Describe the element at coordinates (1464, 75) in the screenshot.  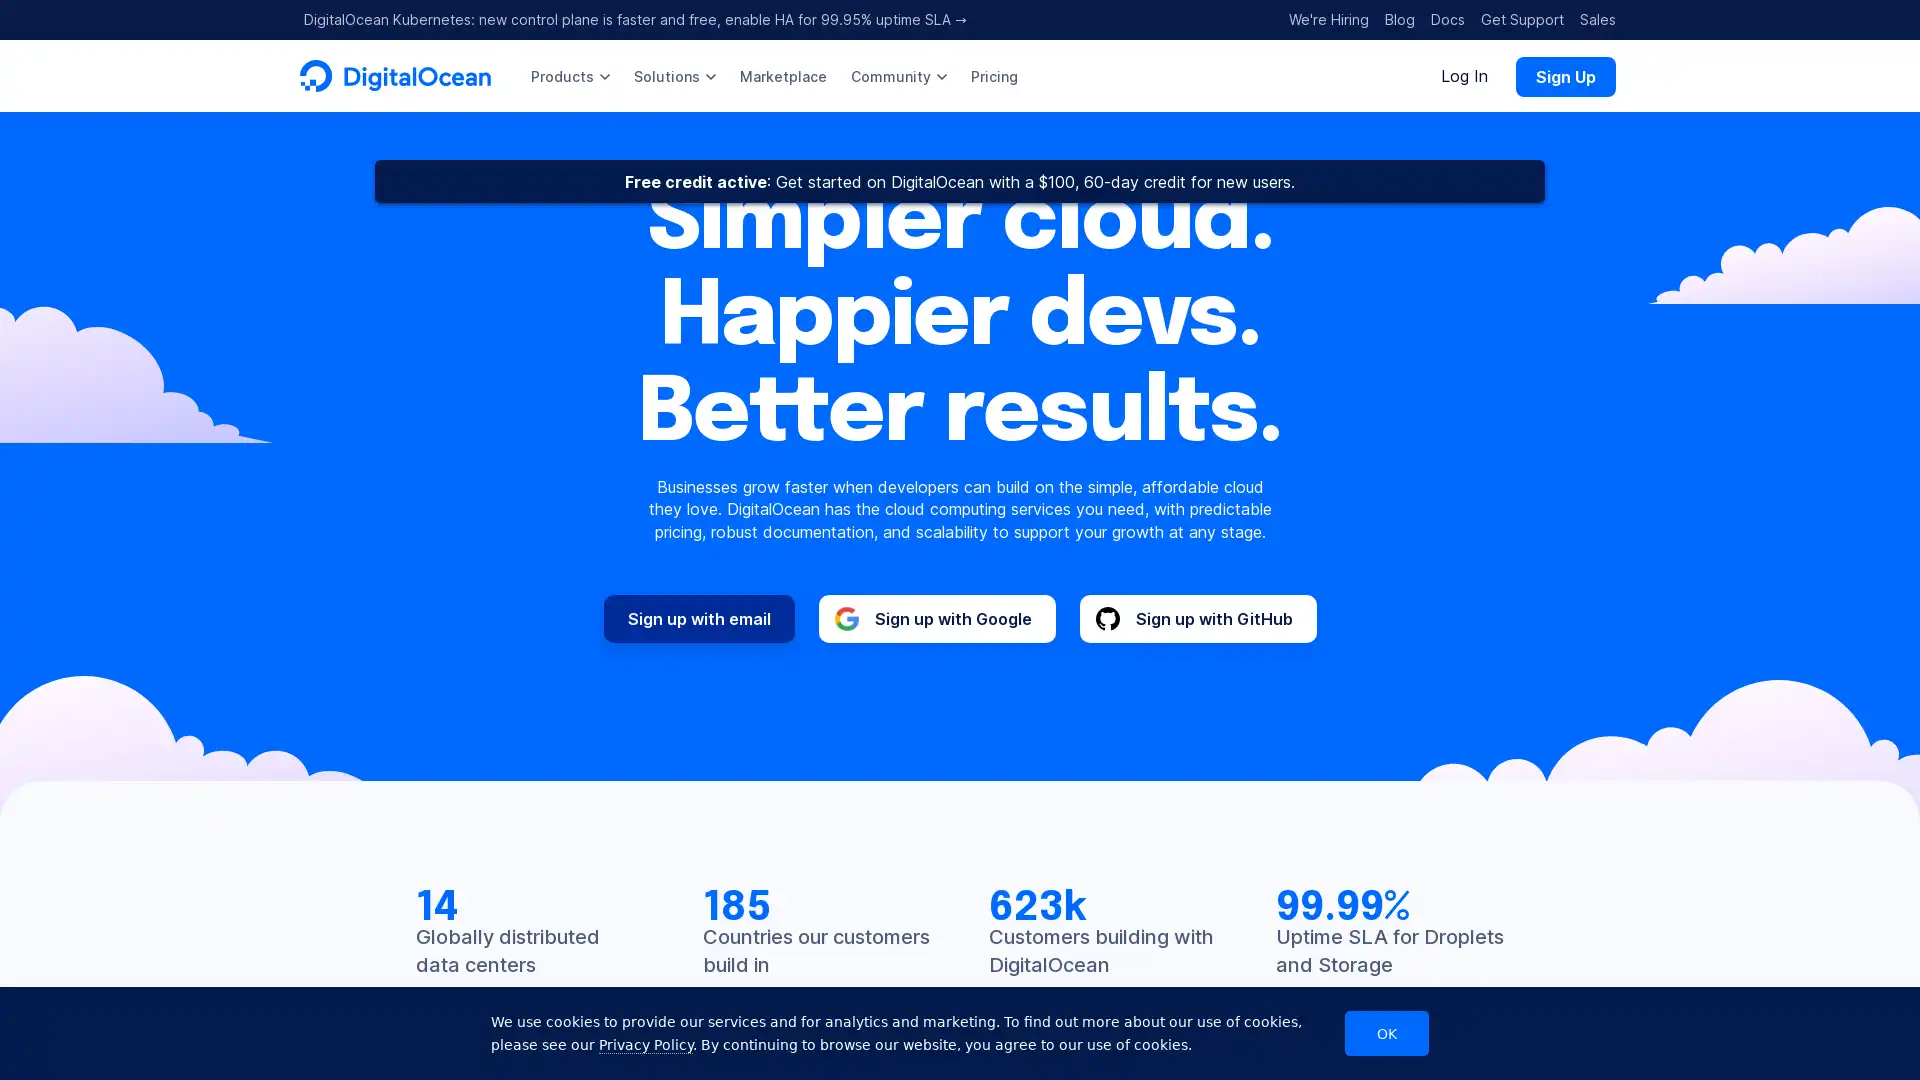
I see `Log In` at that location.